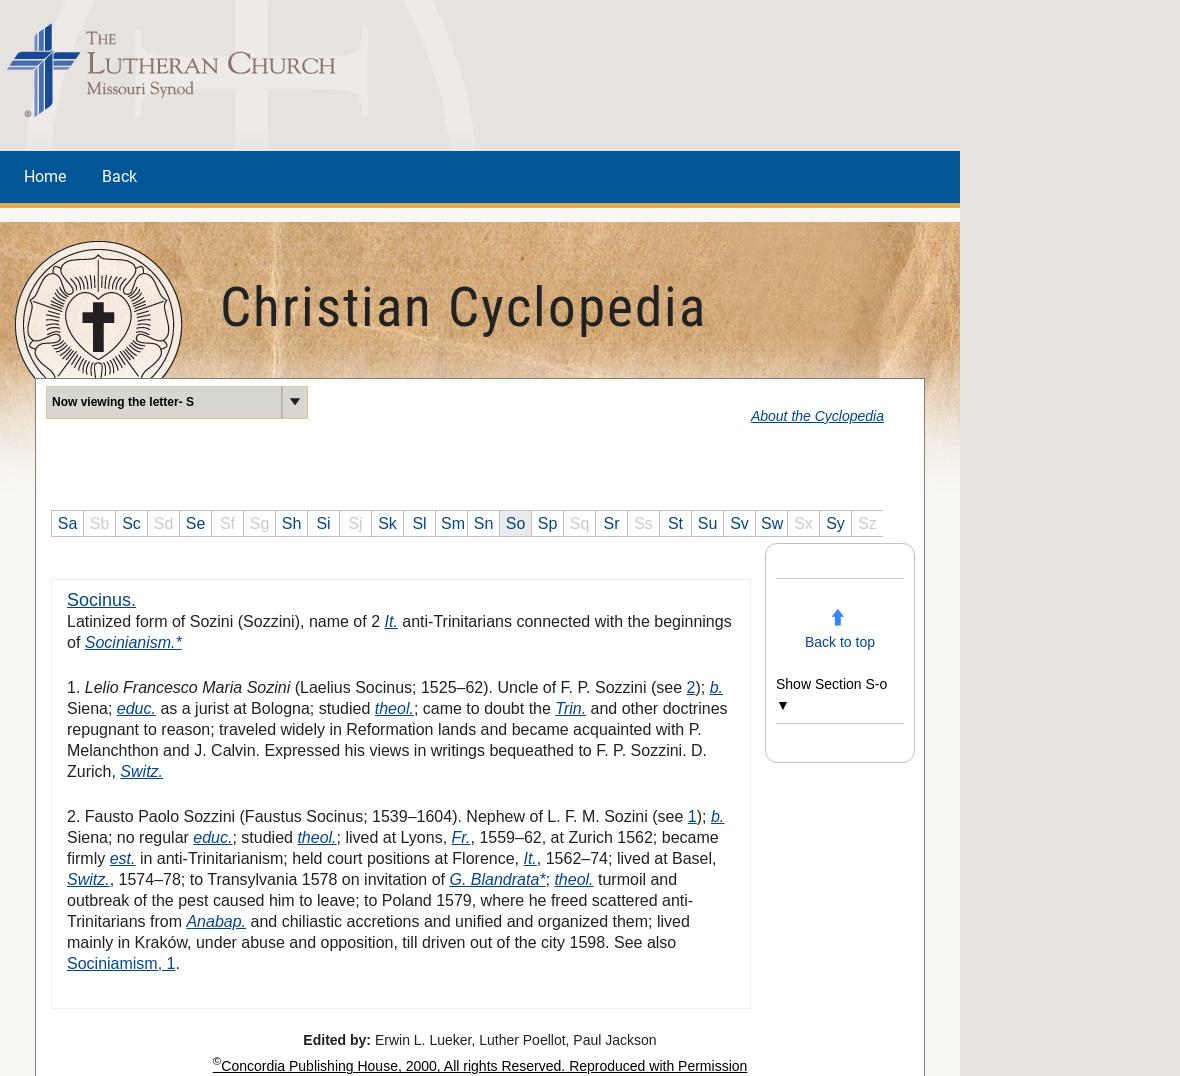 Image resolution: width=1180 pixels, height=1076 pixels. Describe the element at coordinates (395, 737) in the screenshot. I see `'and other doctrines repugnant to reason; traveled widely in Reformation lands and became acquainted with P. Melanchthon and J. Calvin. Expressed his views in writings bequeathed to F. P. Sozzini. D. Zurich,'` at that location.